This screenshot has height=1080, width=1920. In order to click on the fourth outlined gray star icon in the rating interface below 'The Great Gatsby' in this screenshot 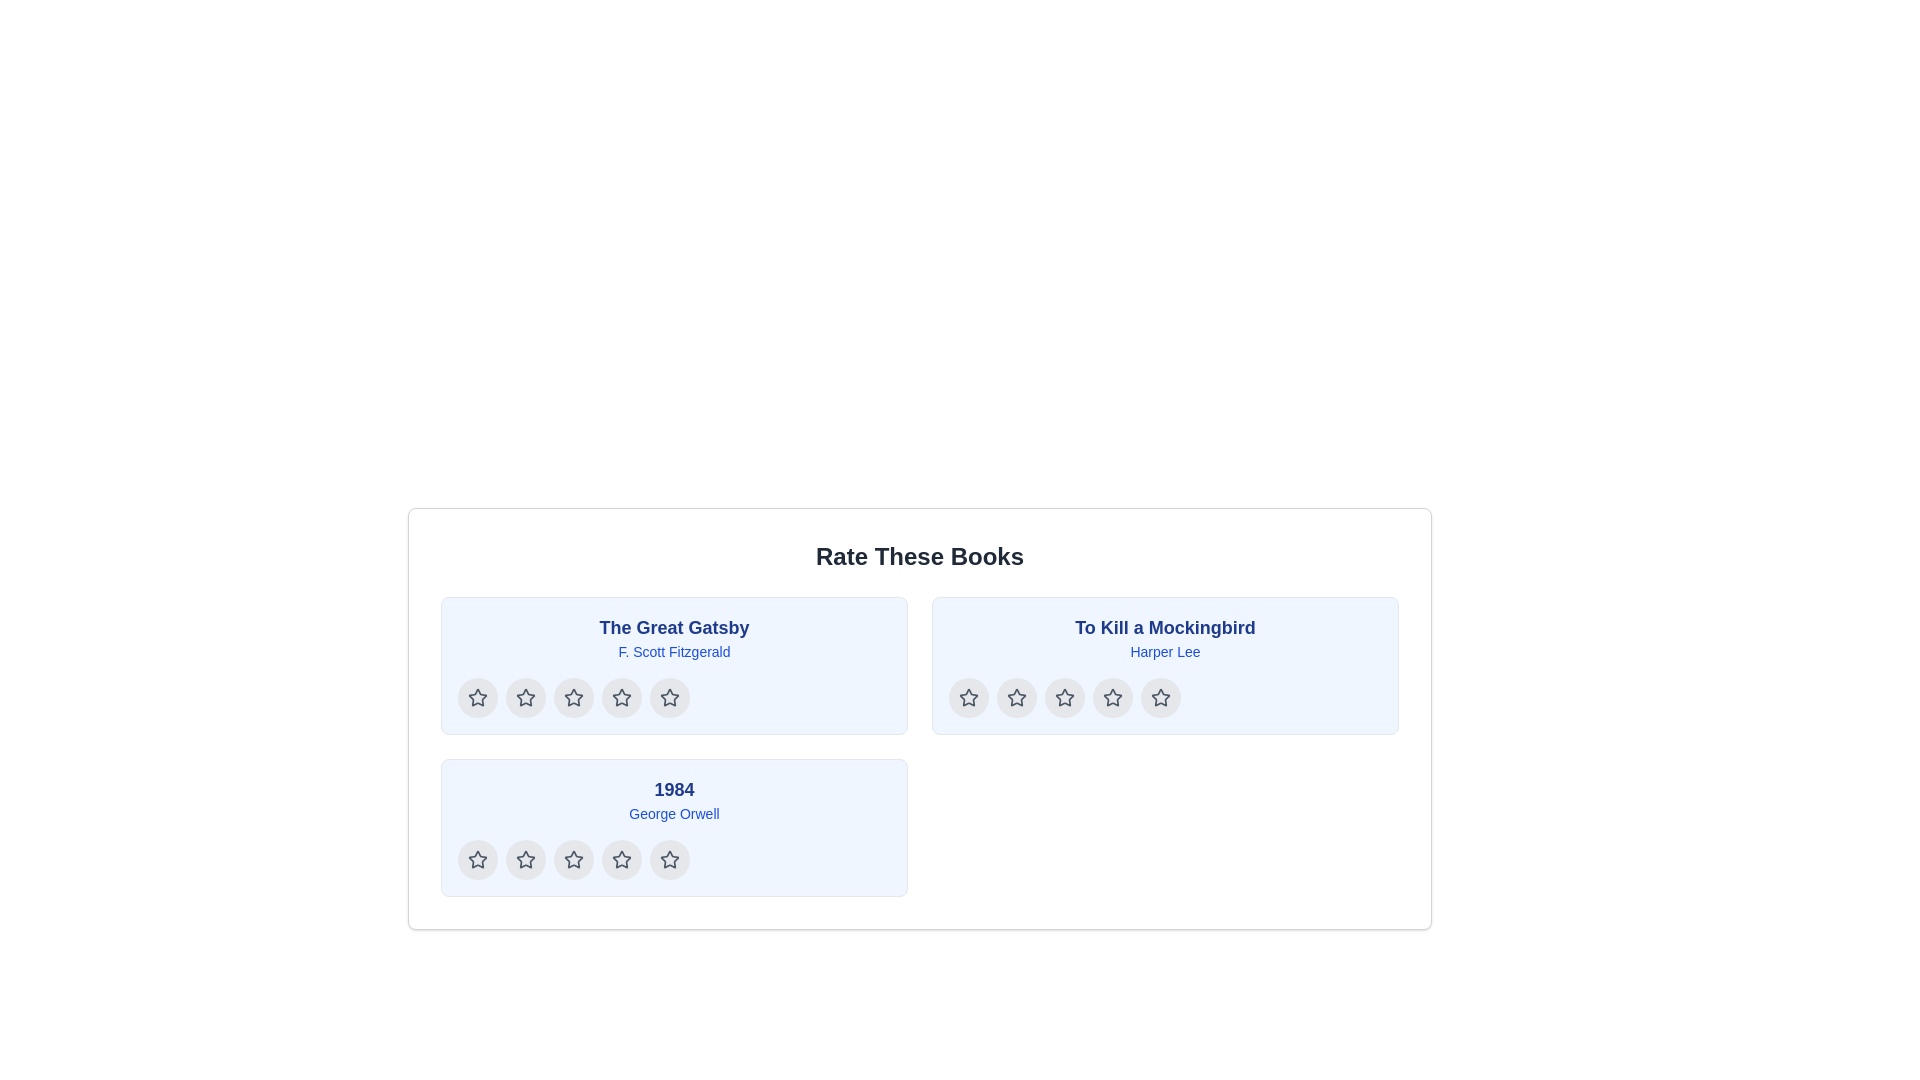, I will do `click(621, 696)`.